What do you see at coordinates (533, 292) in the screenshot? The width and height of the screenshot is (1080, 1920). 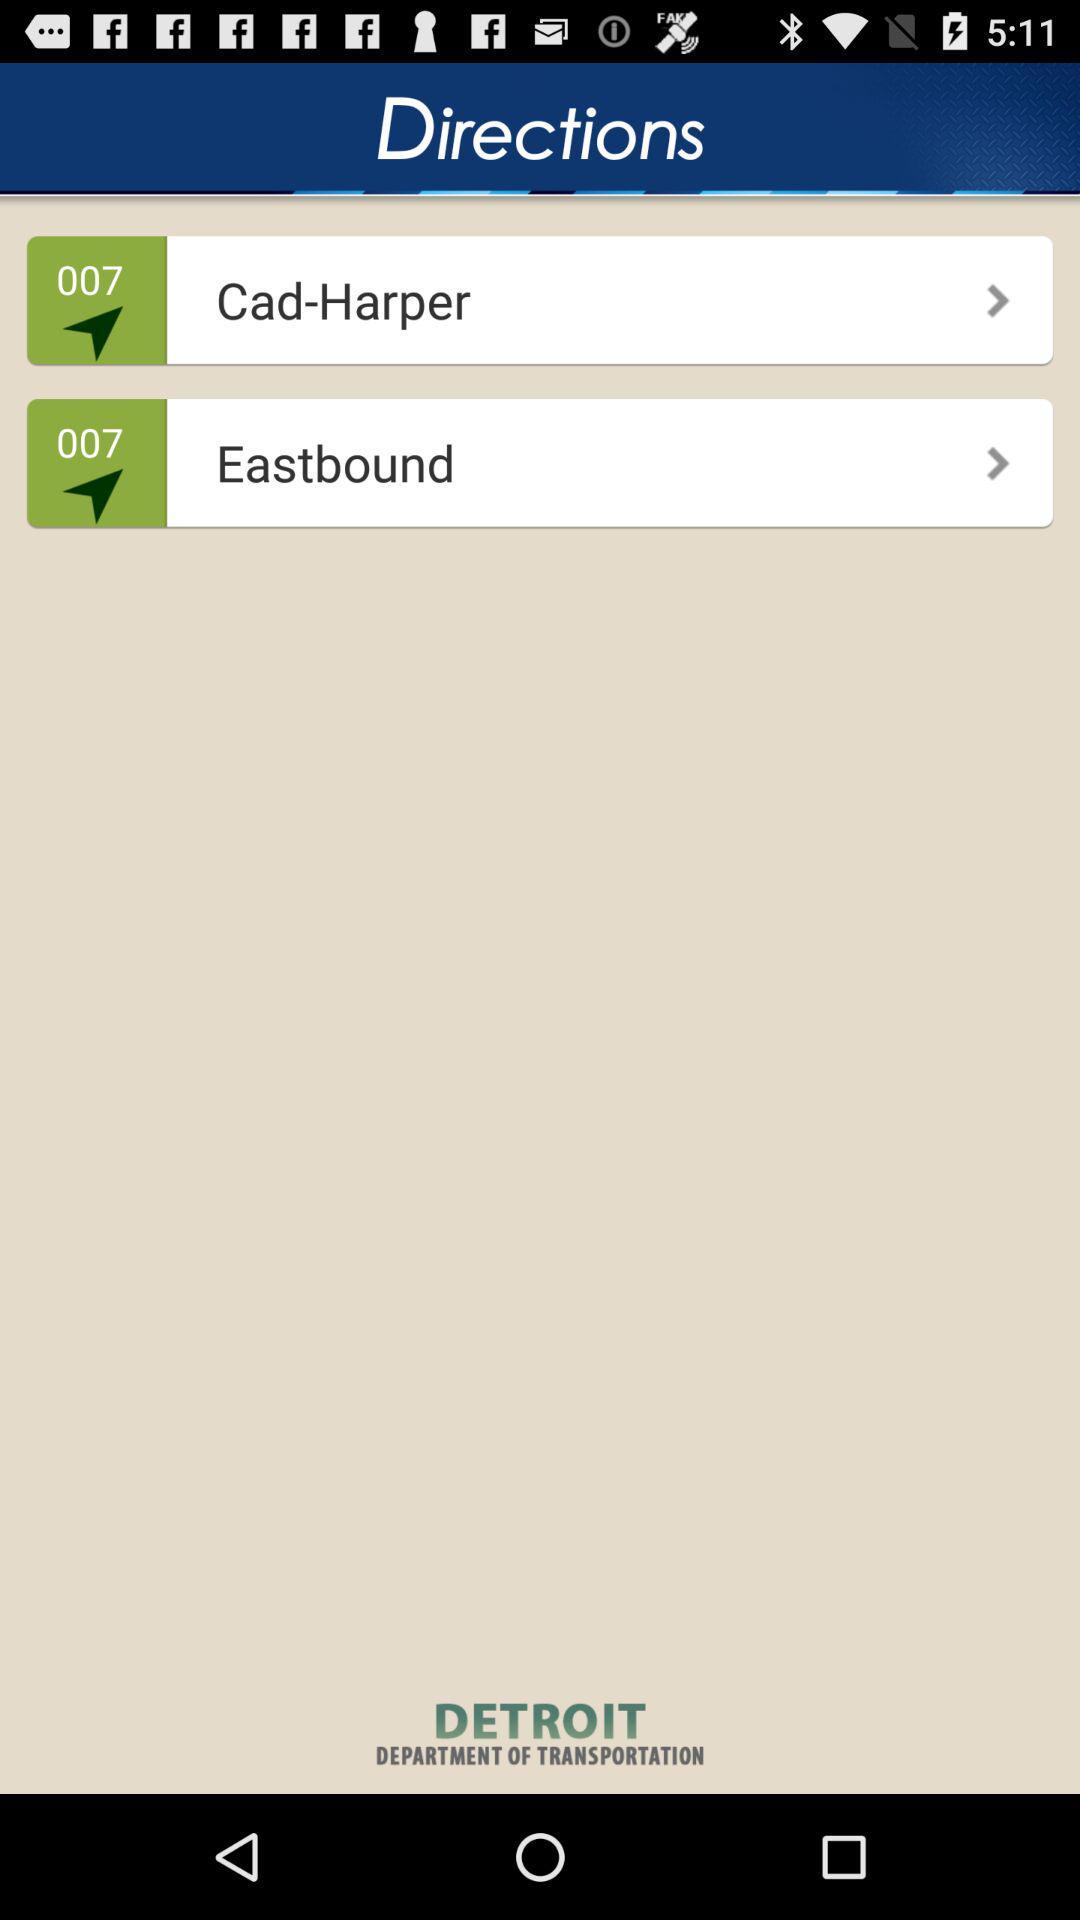 I see `the item to the right of the 007 app` at bounding box center [533, 292].